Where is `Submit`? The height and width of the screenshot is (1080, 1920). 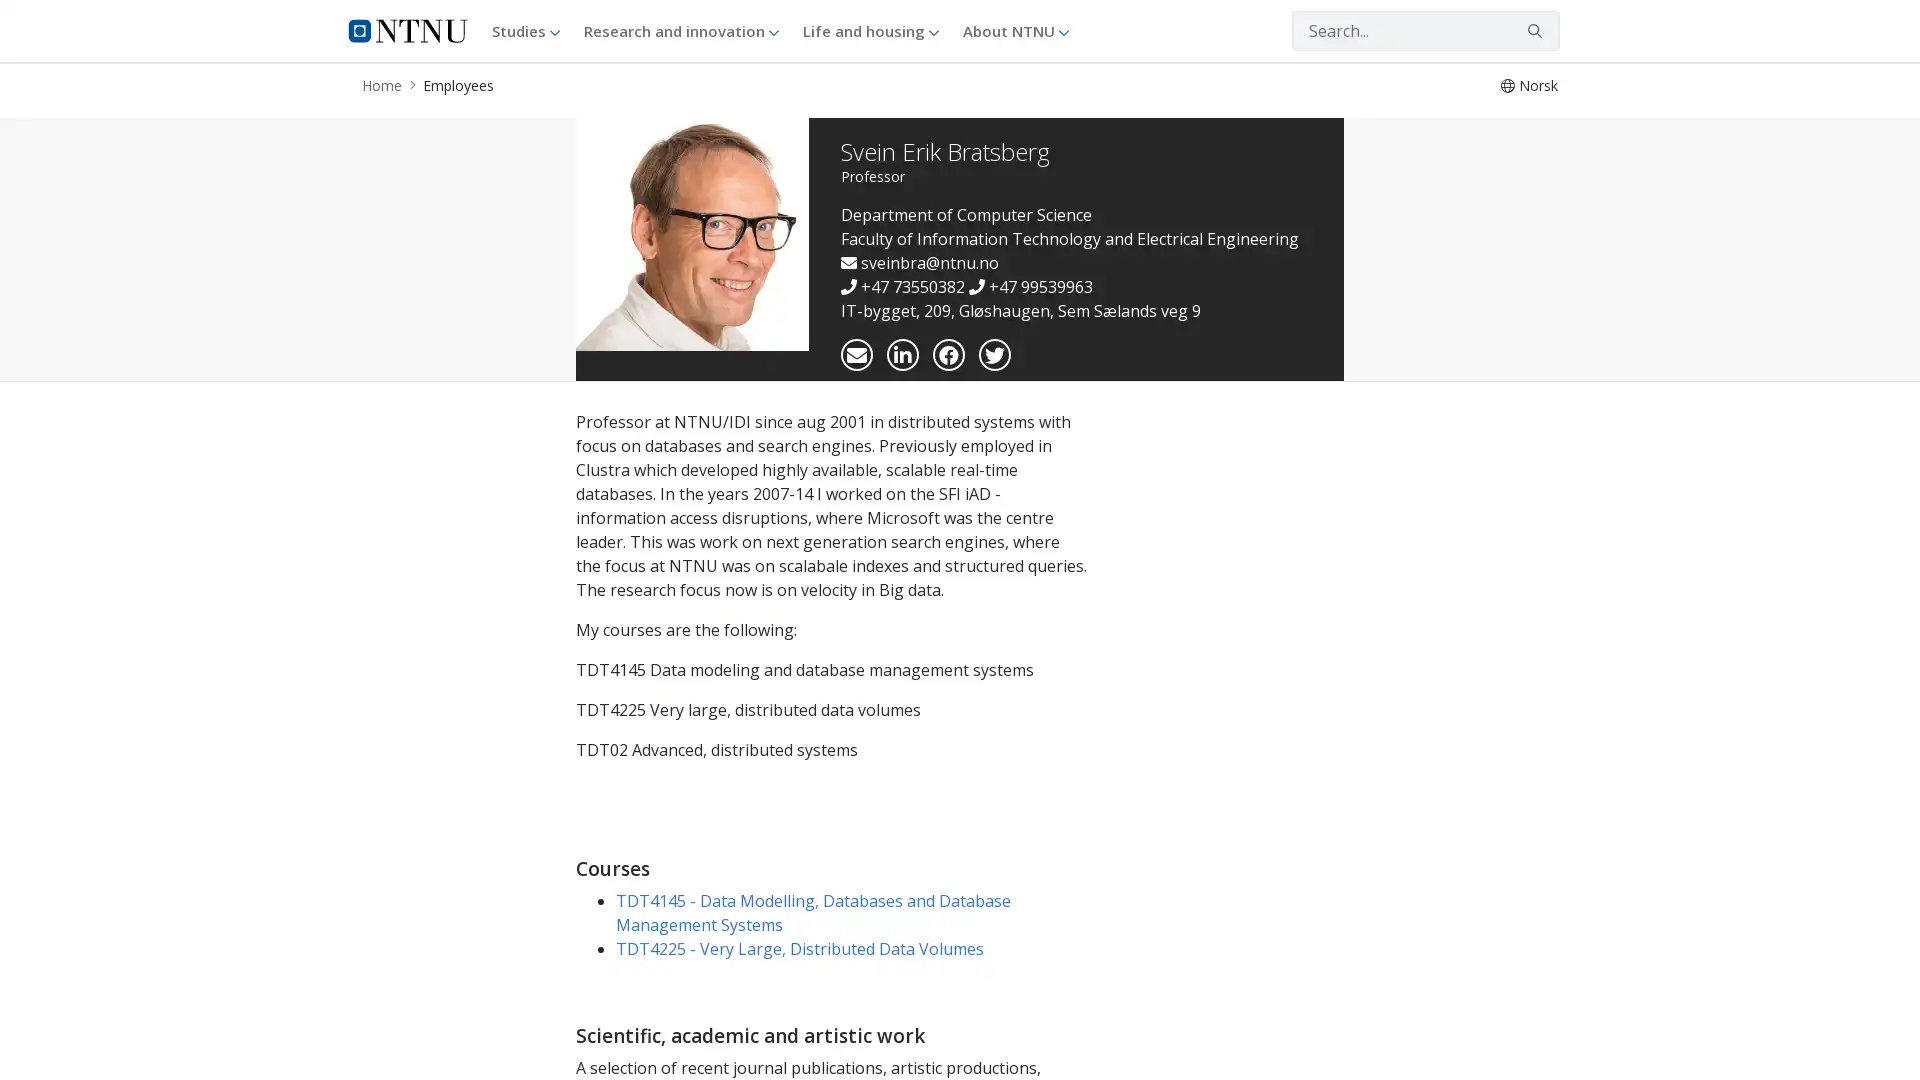
Submit is located at coordinates (1534, 30).